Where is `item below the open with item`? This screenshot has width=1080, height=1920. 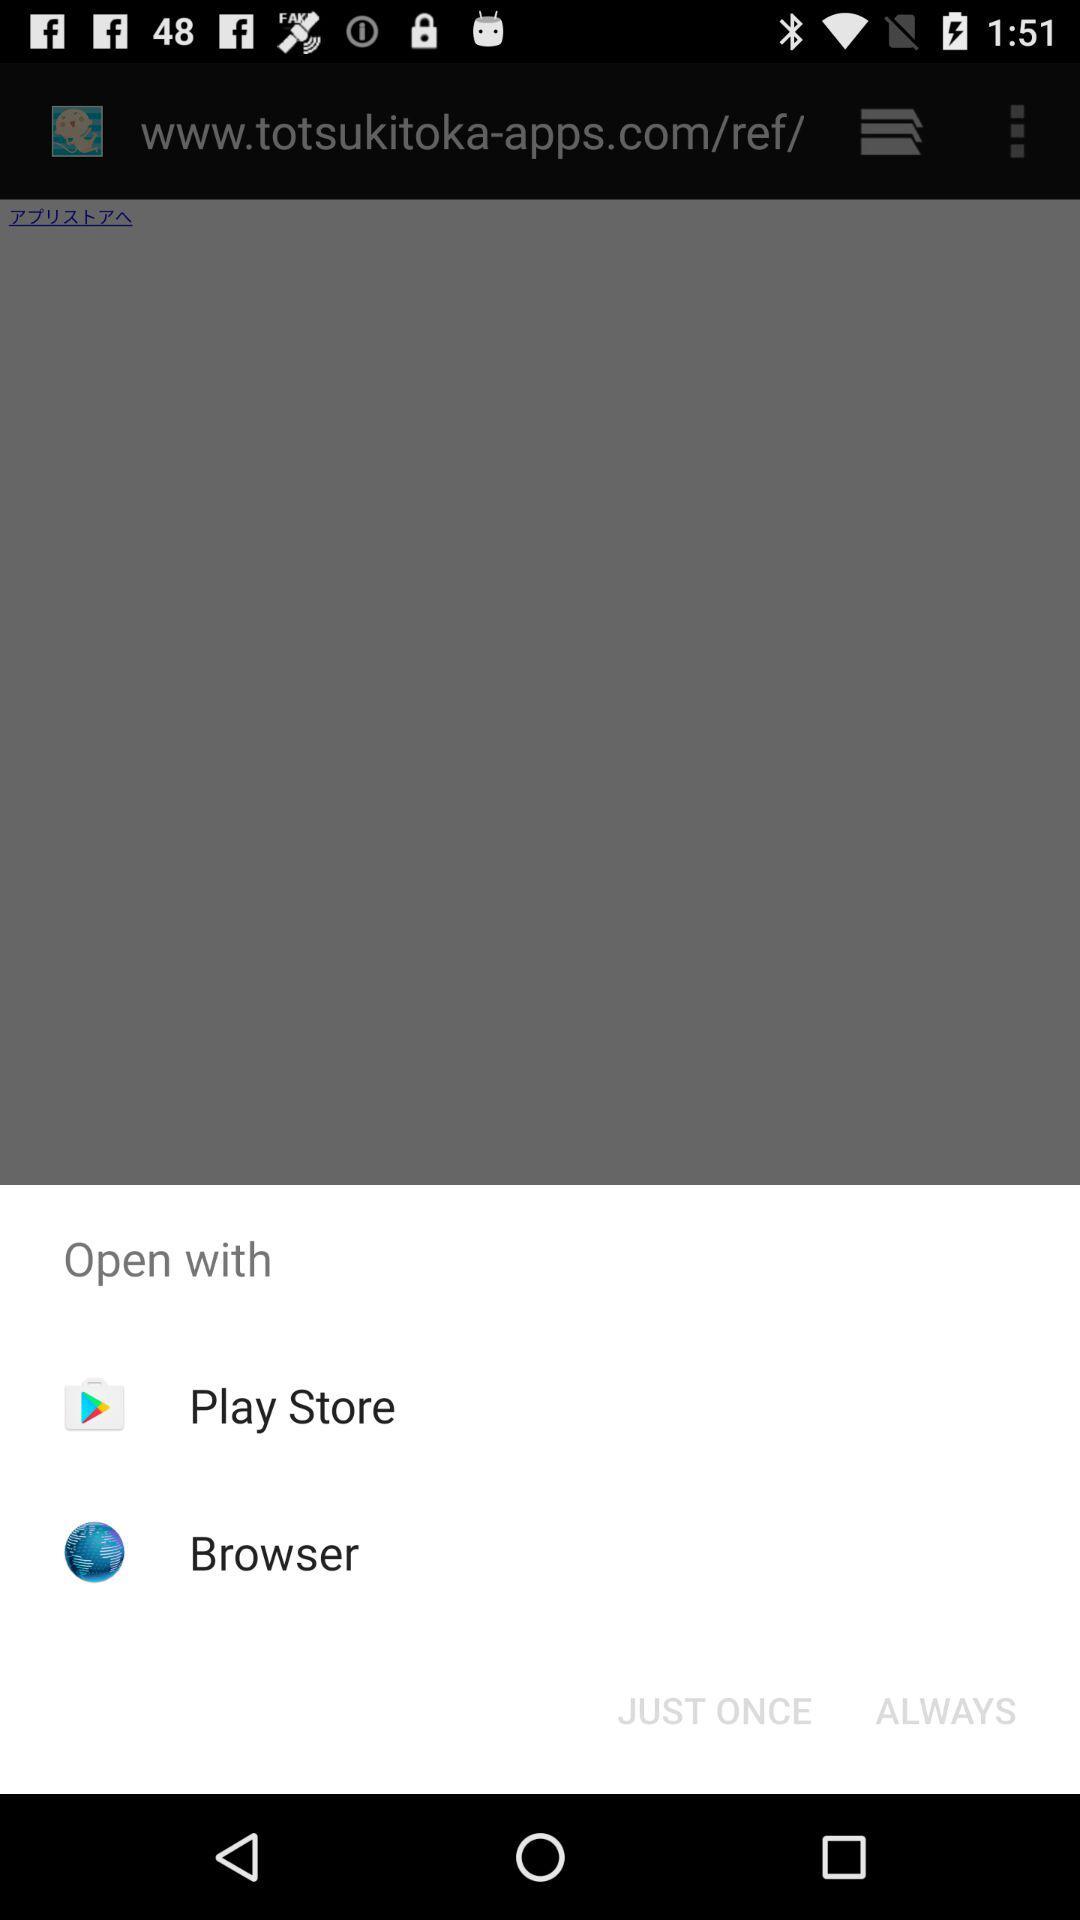 item below the open with item is located at coordinates (292, 1404).